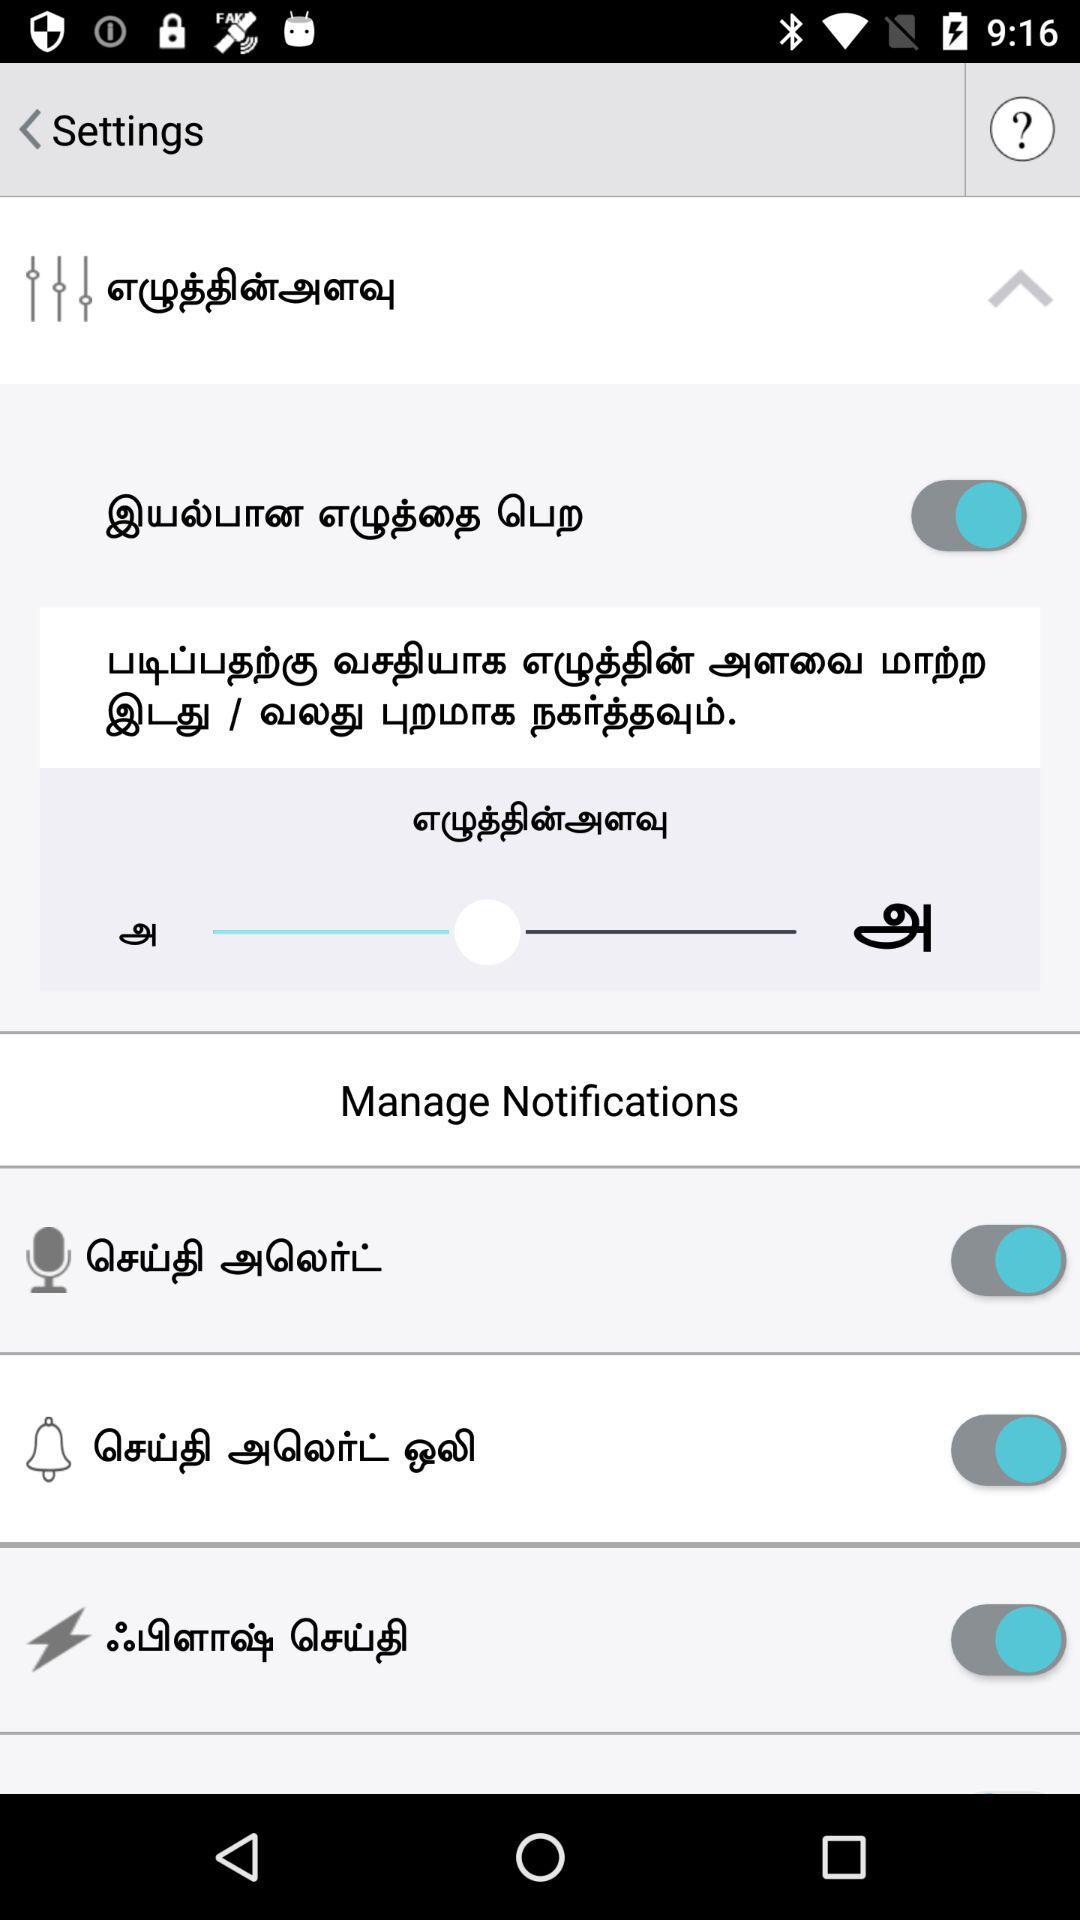 The height and width of the screenshot is (1920, 1080). What do you see at coordinates (30, 128) in the screenshot?
I see `go back` at bounding box center [30, 128].